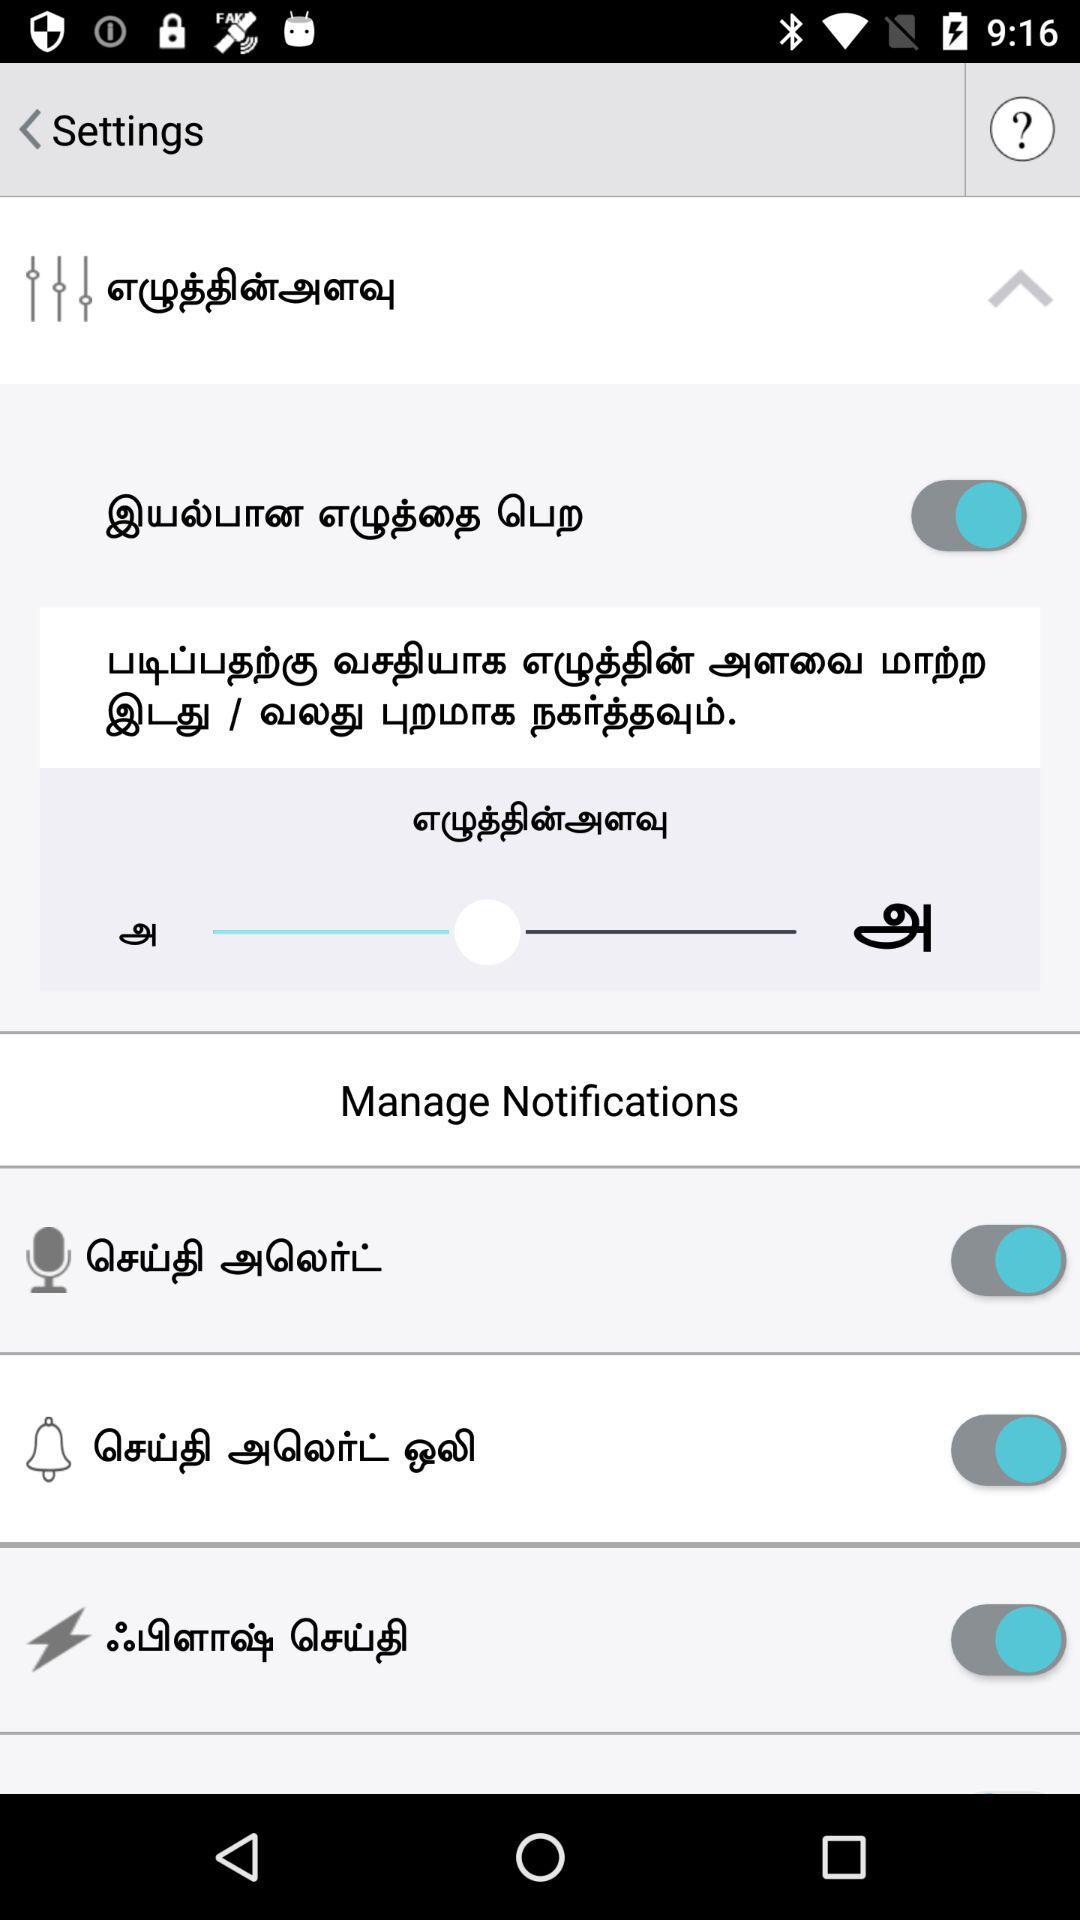 The height and width of the screenshot is (1920, 1080). What do you see at coordinates (30, 128) in the screenshot?
I see `go back` at bounding box center [30, 128].